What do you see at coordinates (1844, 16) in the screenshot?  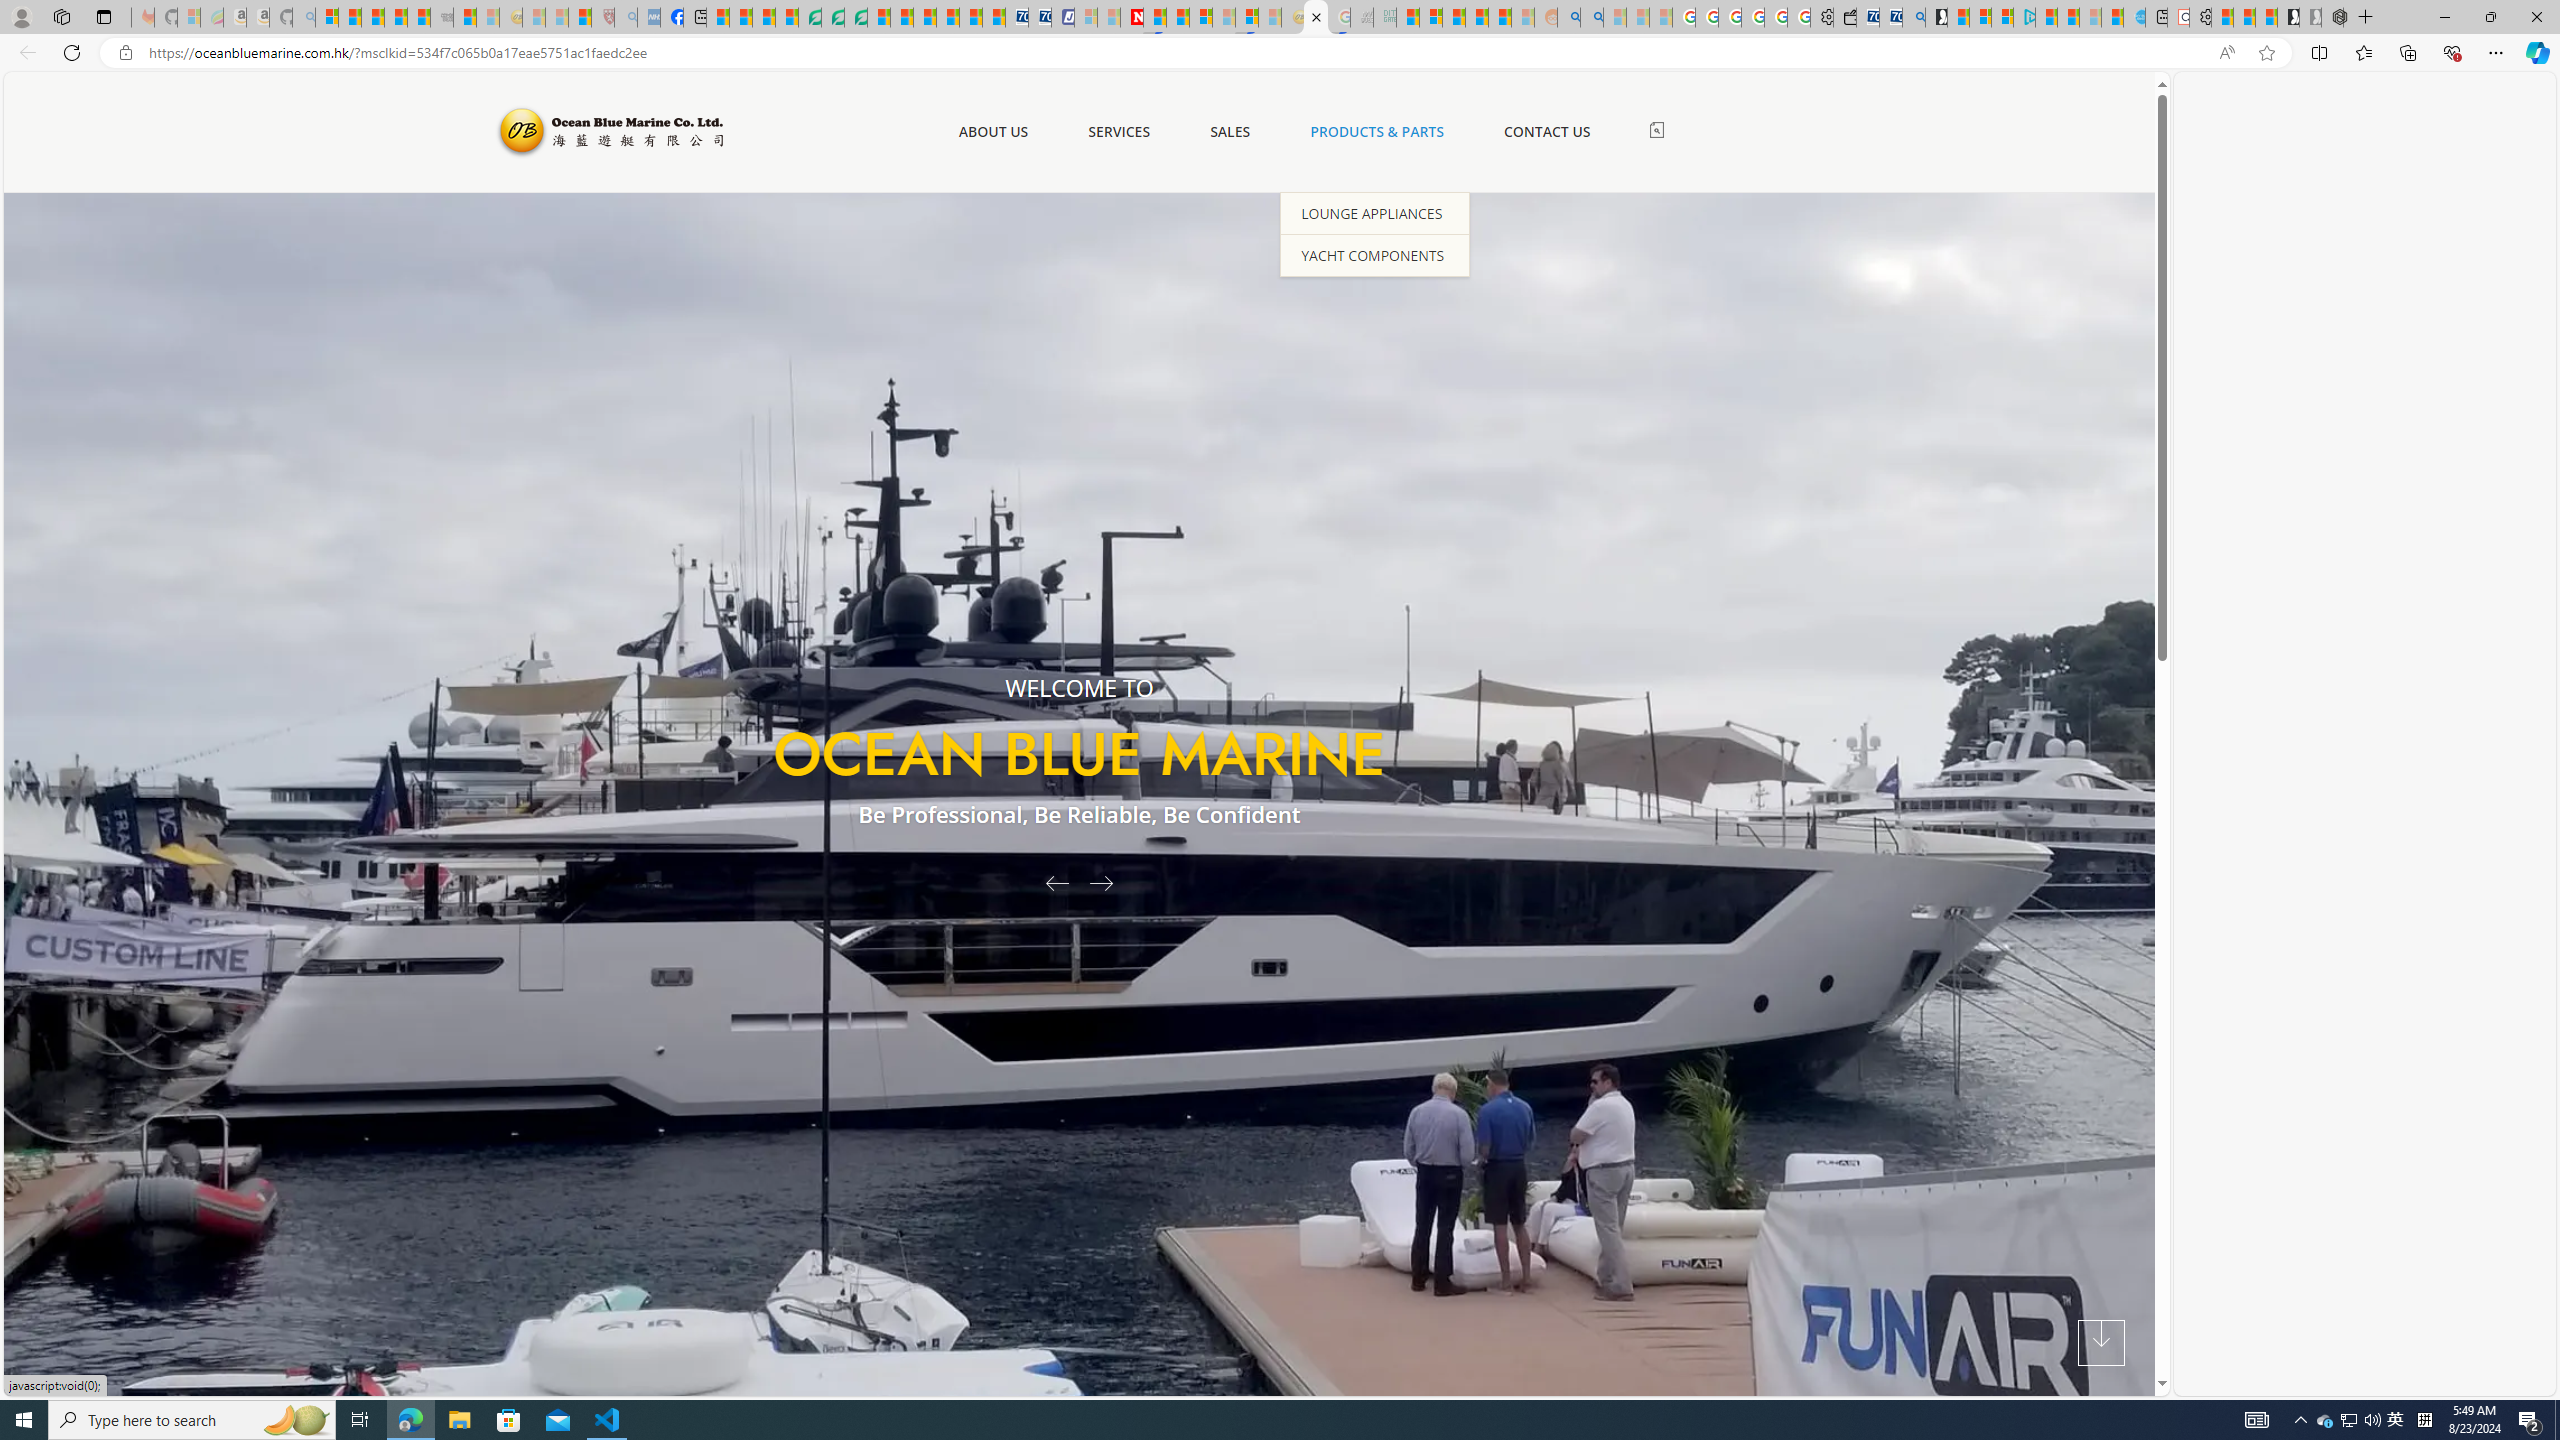 I see `'Wallet'` at bounding box center [1844, 16].